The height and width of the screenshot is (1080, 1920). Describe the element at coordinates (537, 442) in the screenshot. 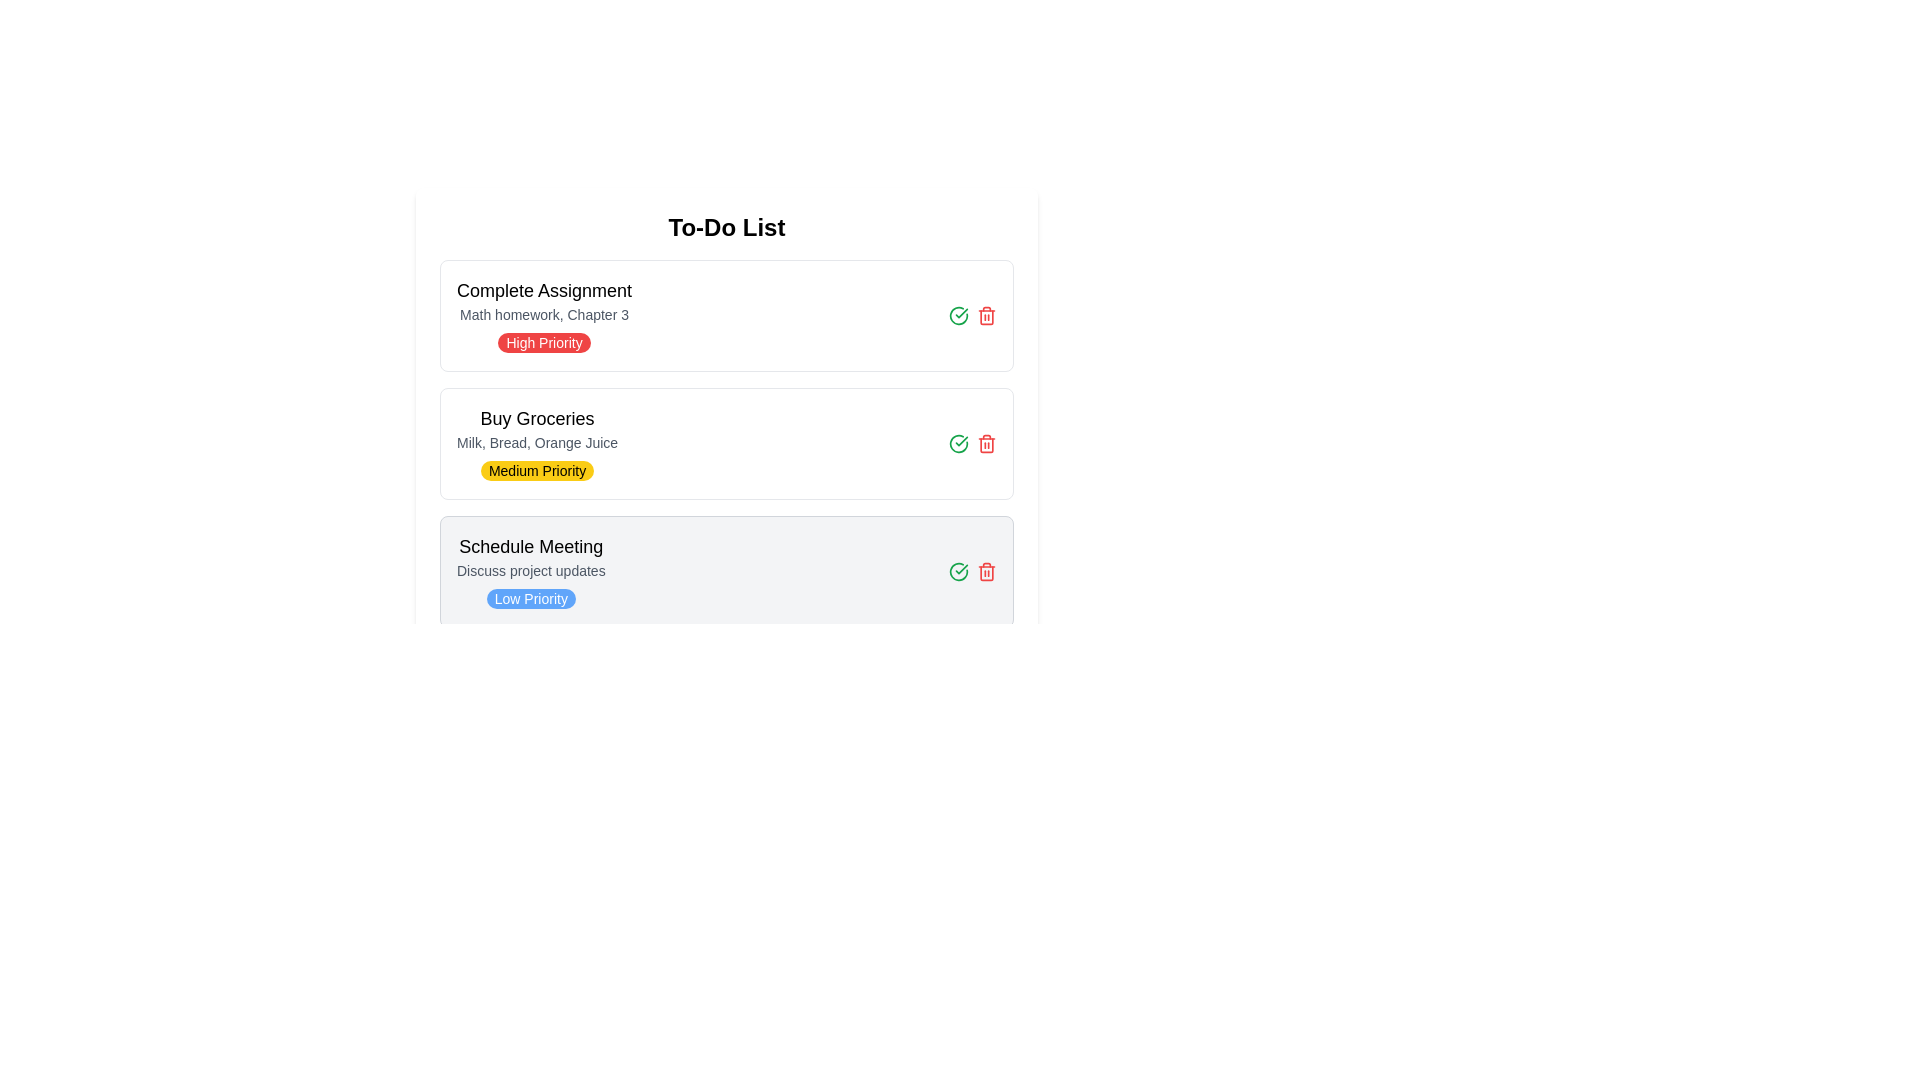

I see `text of the to-do task titled 'Buy Groceries' which includes the items 'Milk, Bread, Orange Juice' and its priority level 'Medium Priority'` at that location.